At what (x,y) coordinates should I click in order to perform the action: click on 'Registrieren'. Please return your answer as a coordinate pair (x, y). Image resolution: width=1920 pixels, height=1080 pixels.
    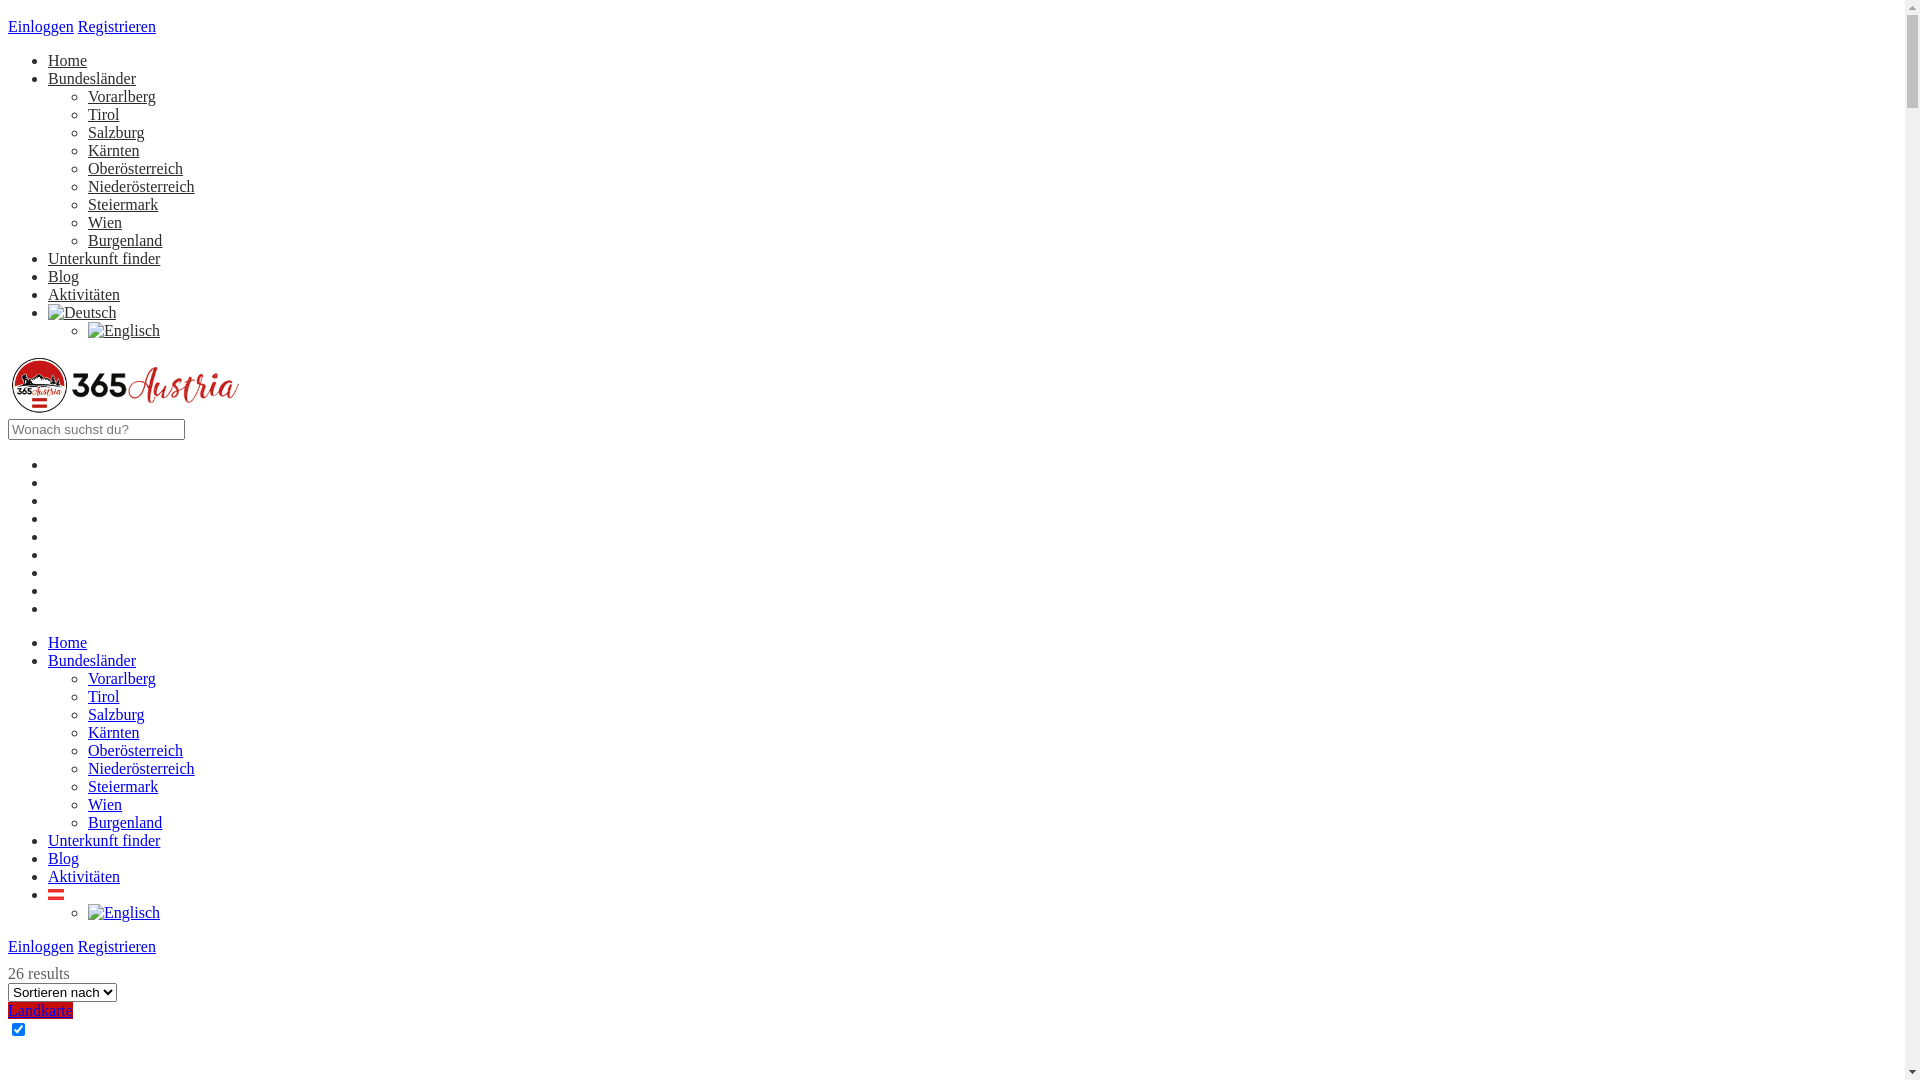
    Looking at the image, I should click on (115, 901).